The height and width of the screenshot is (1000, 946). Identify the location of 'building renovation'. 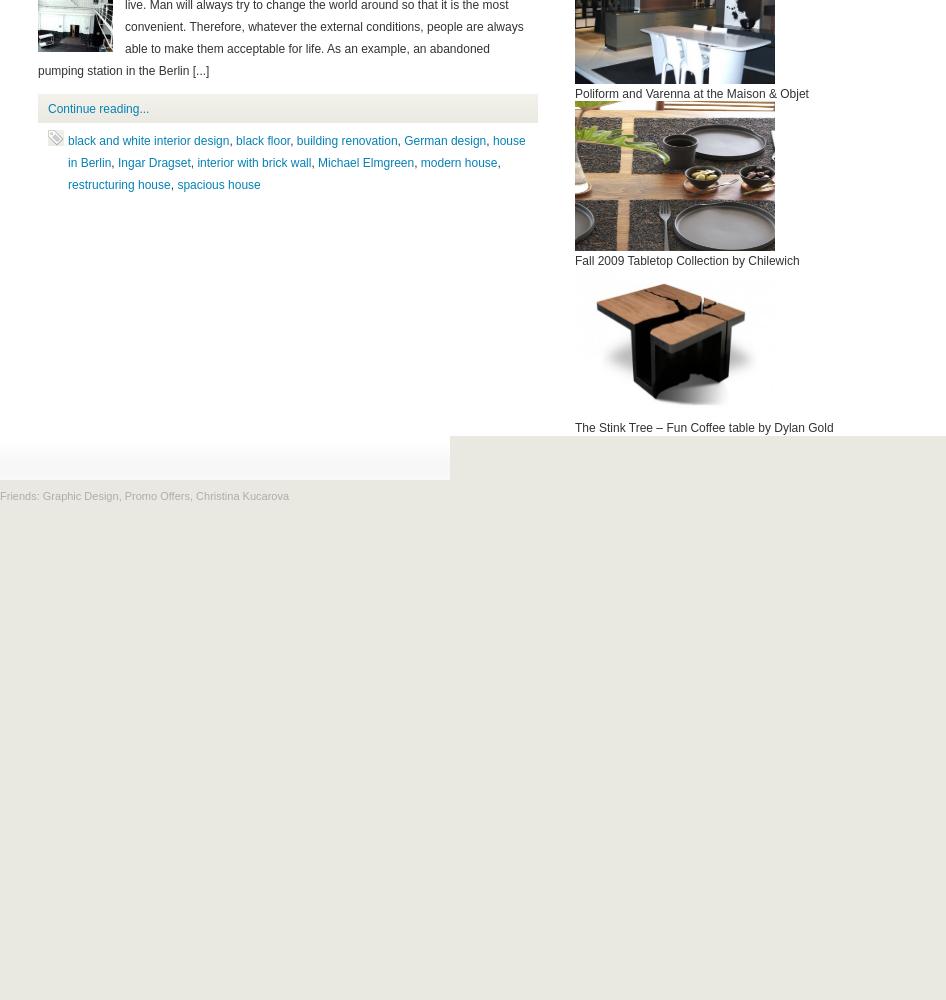
(346, 141).